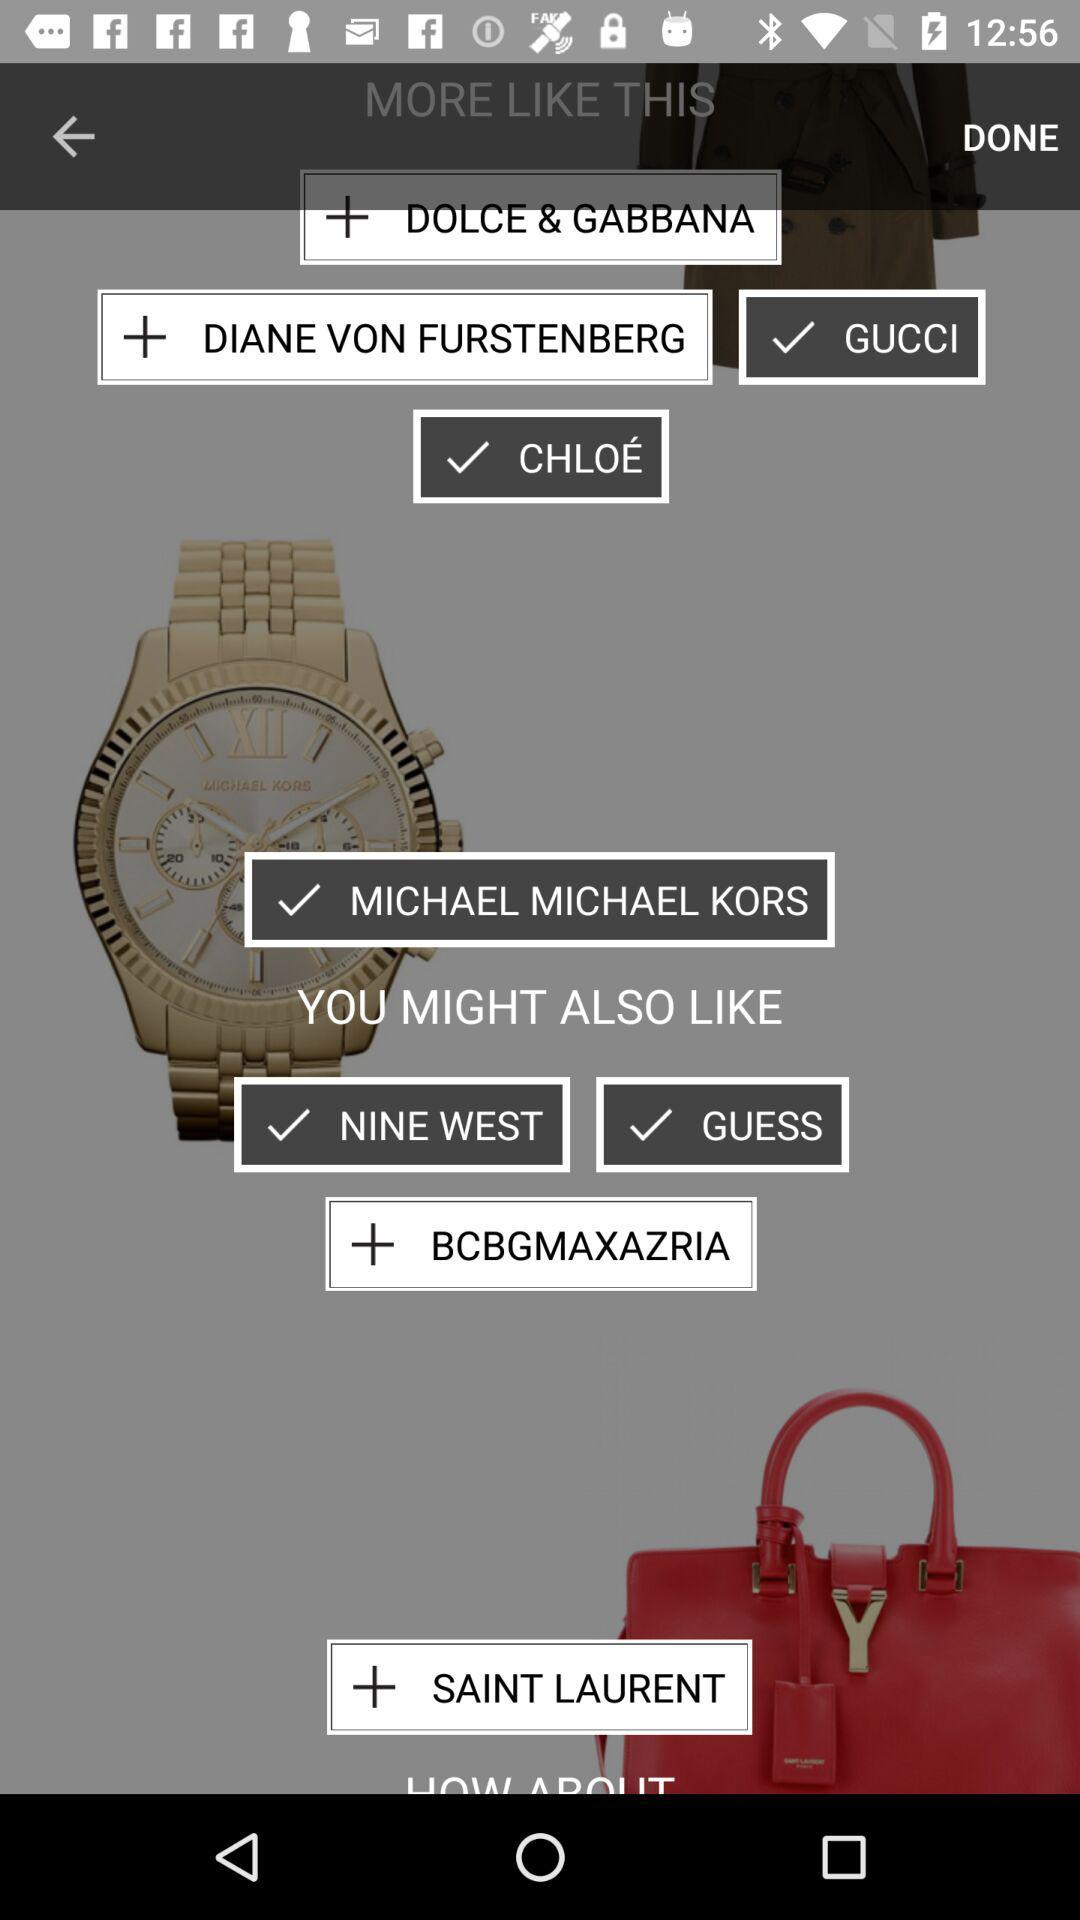  What do you see at coordinates (722, 1124) in the screenshot?
I see `the guess` at bounding box center [722, 1124].